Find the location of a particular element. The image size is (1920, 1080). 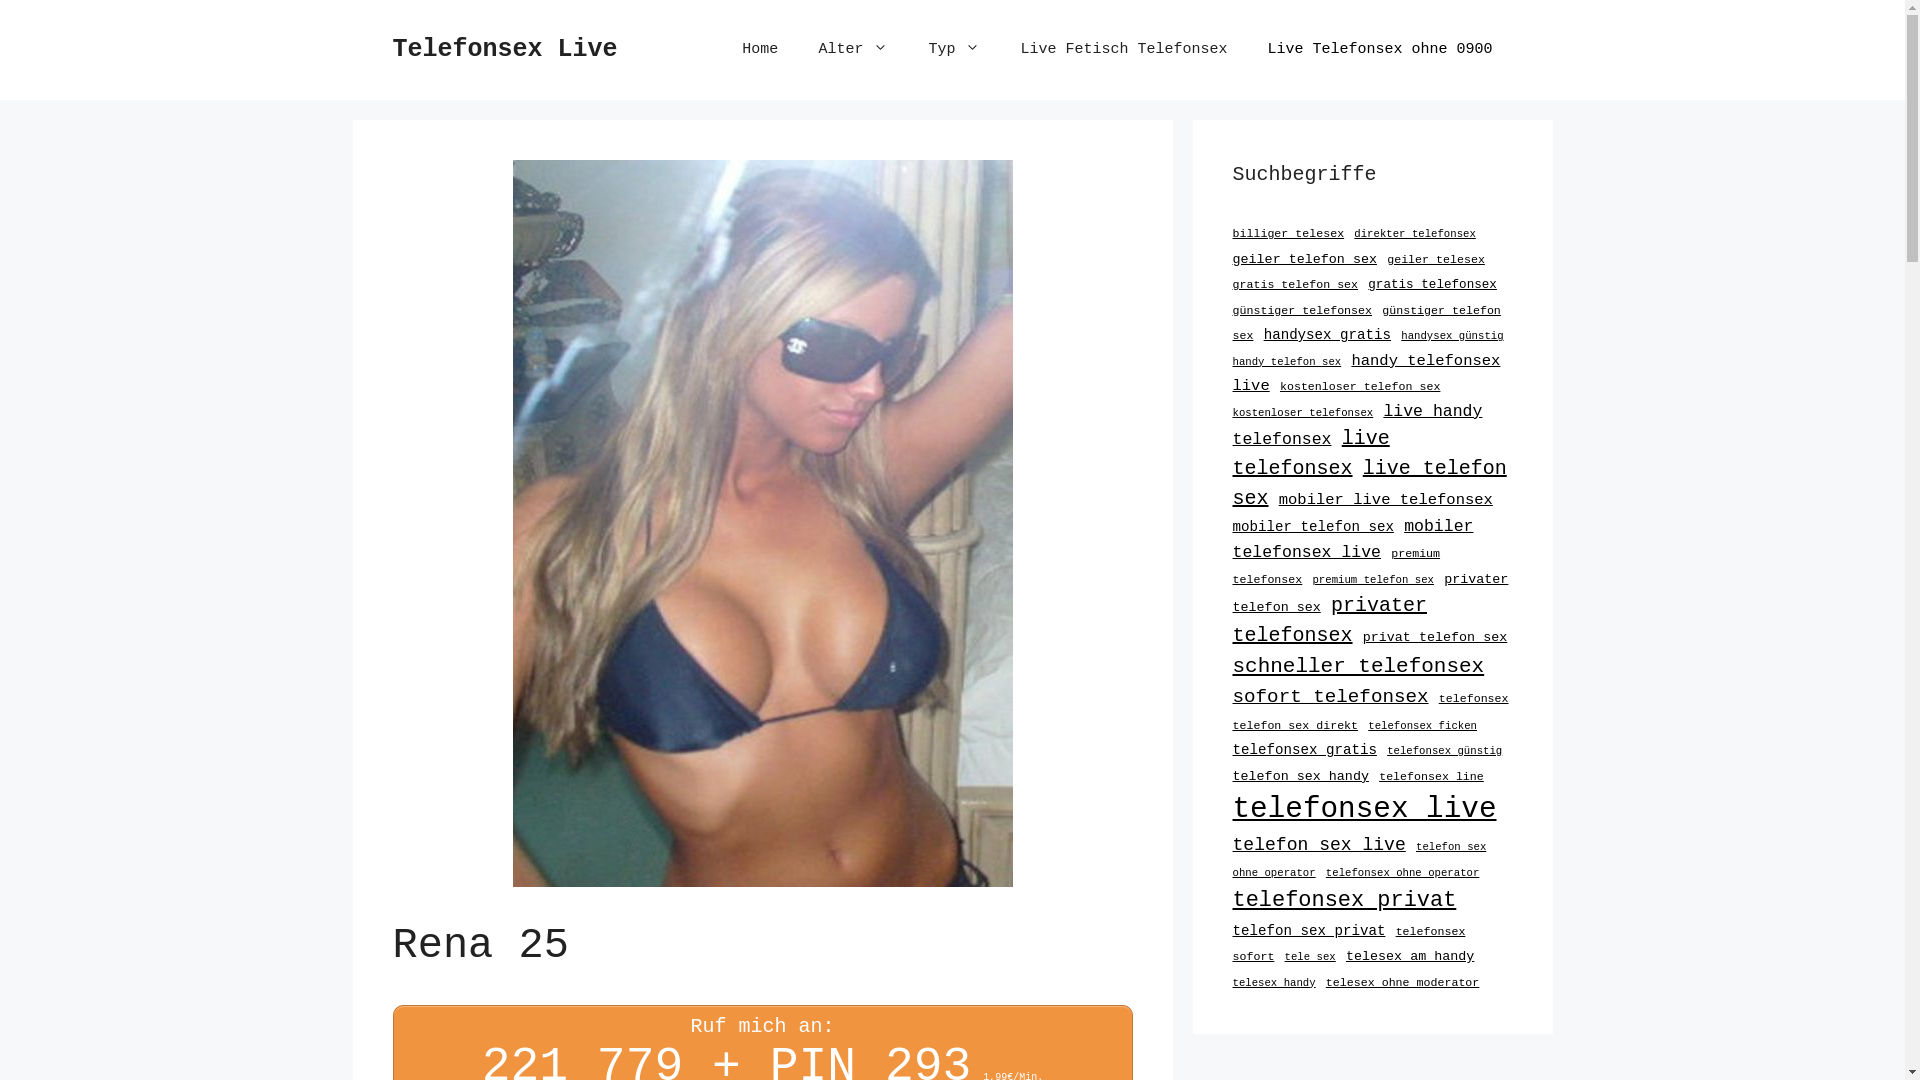

'sofort telefonsex' is located at coordinates (1329, 696).